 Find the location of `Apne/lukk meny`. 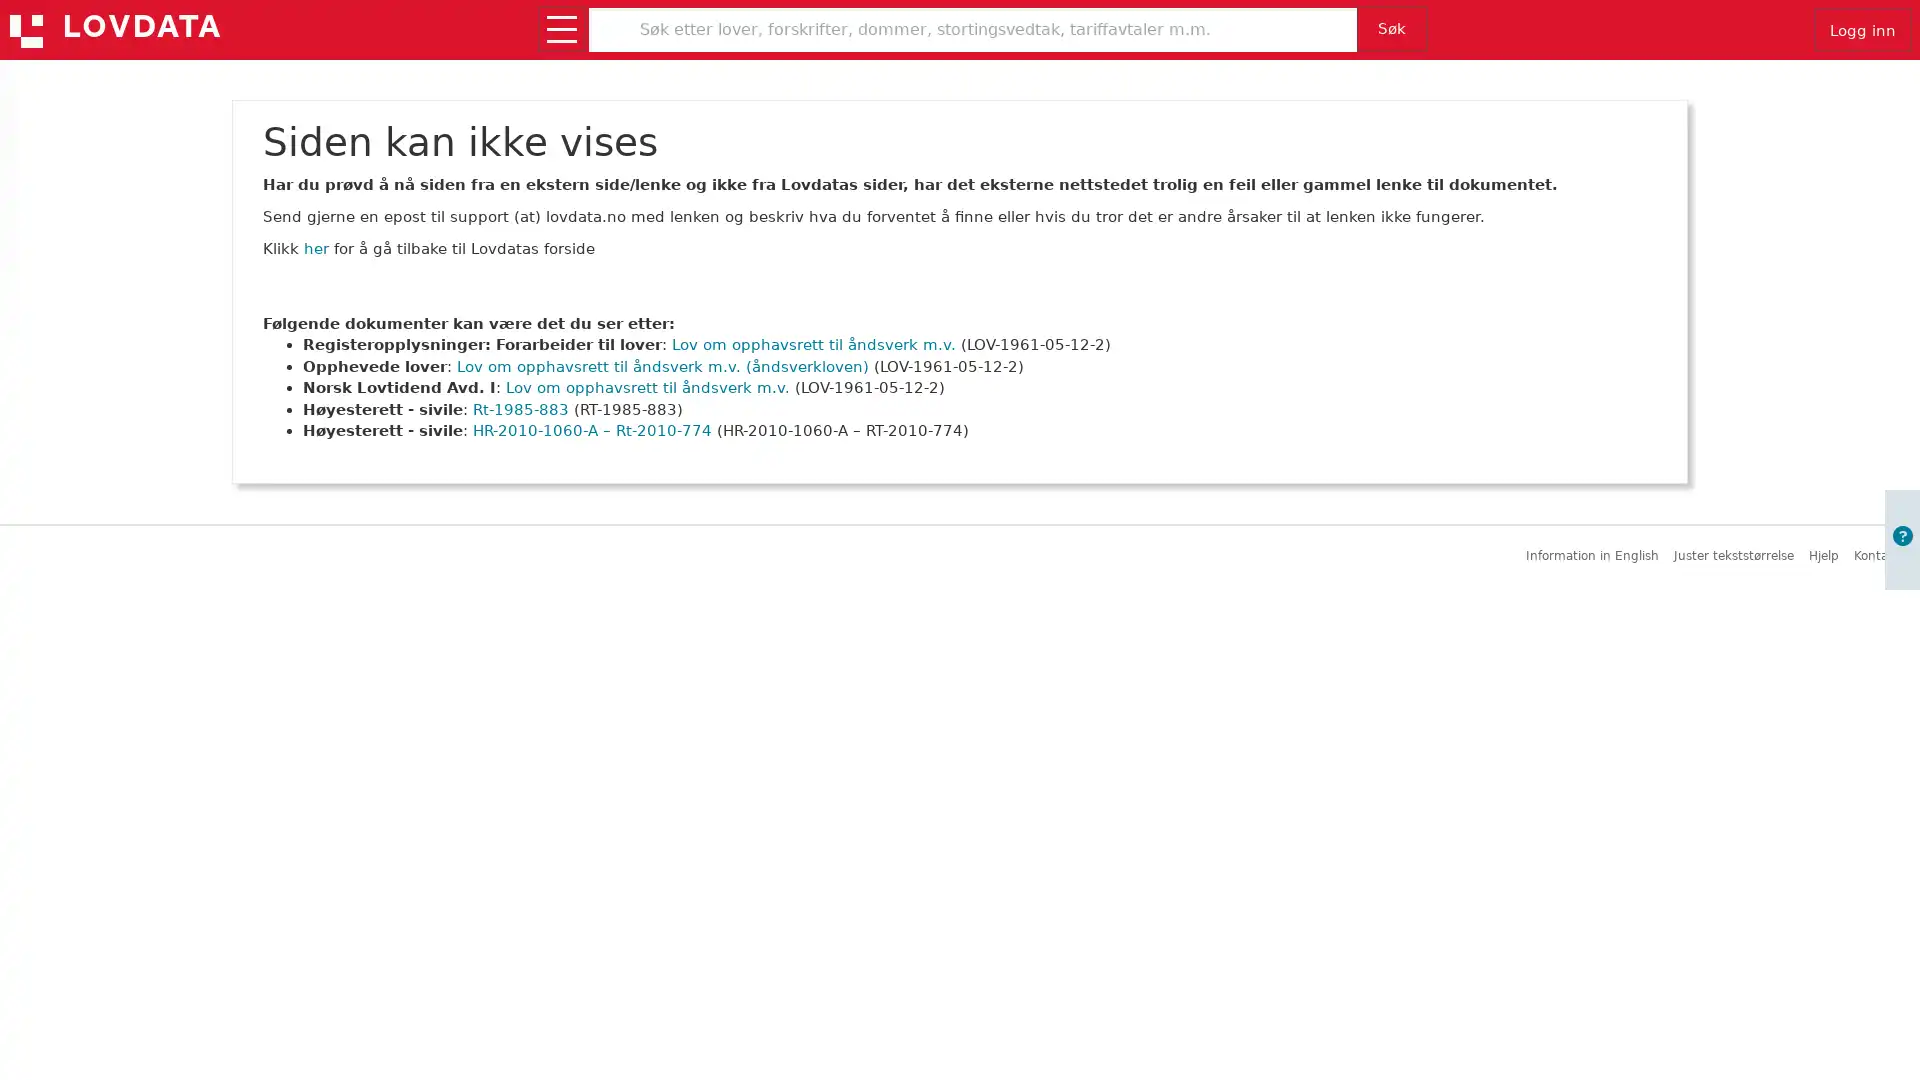

Apne/lukk meny is located at coordinates (560, 29).